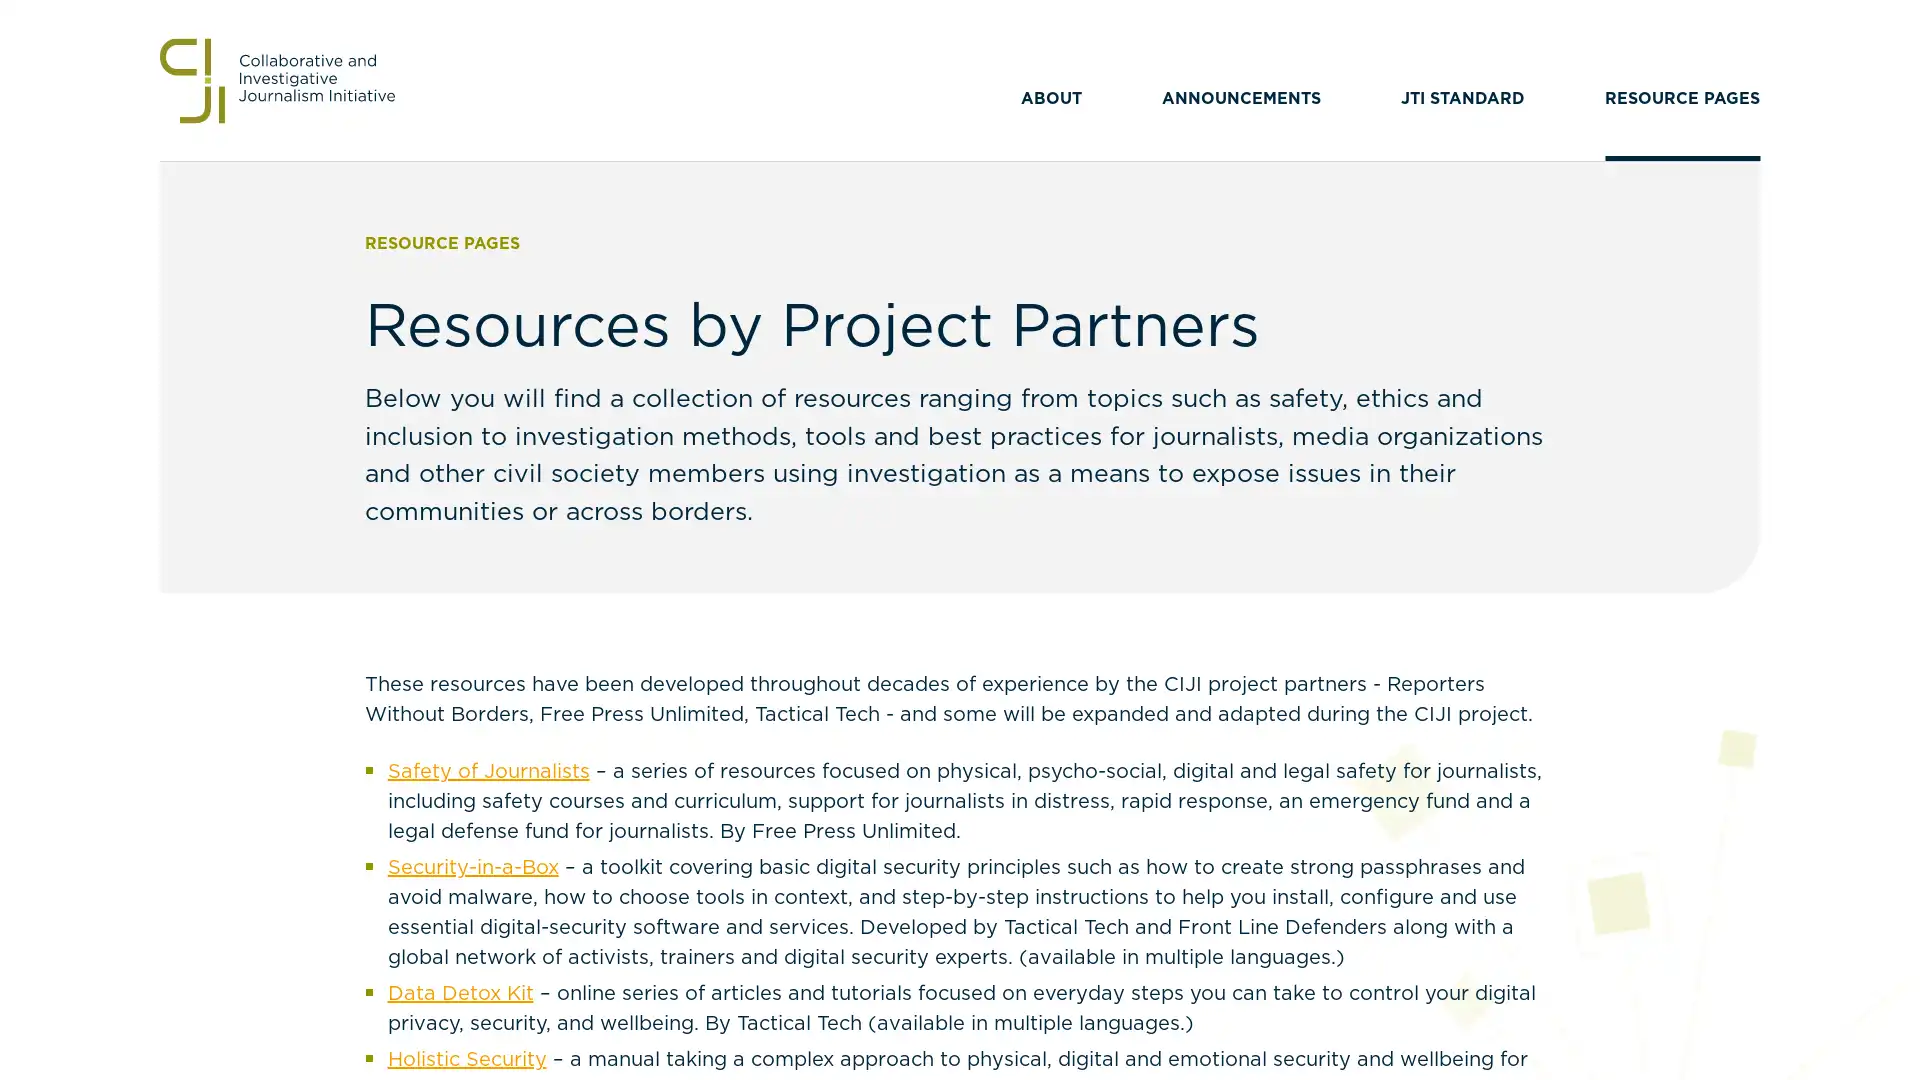 The image size is (1920, 1080). Describe the element at coordinates (840, 585) in the screenshot. I see `more` at that location.